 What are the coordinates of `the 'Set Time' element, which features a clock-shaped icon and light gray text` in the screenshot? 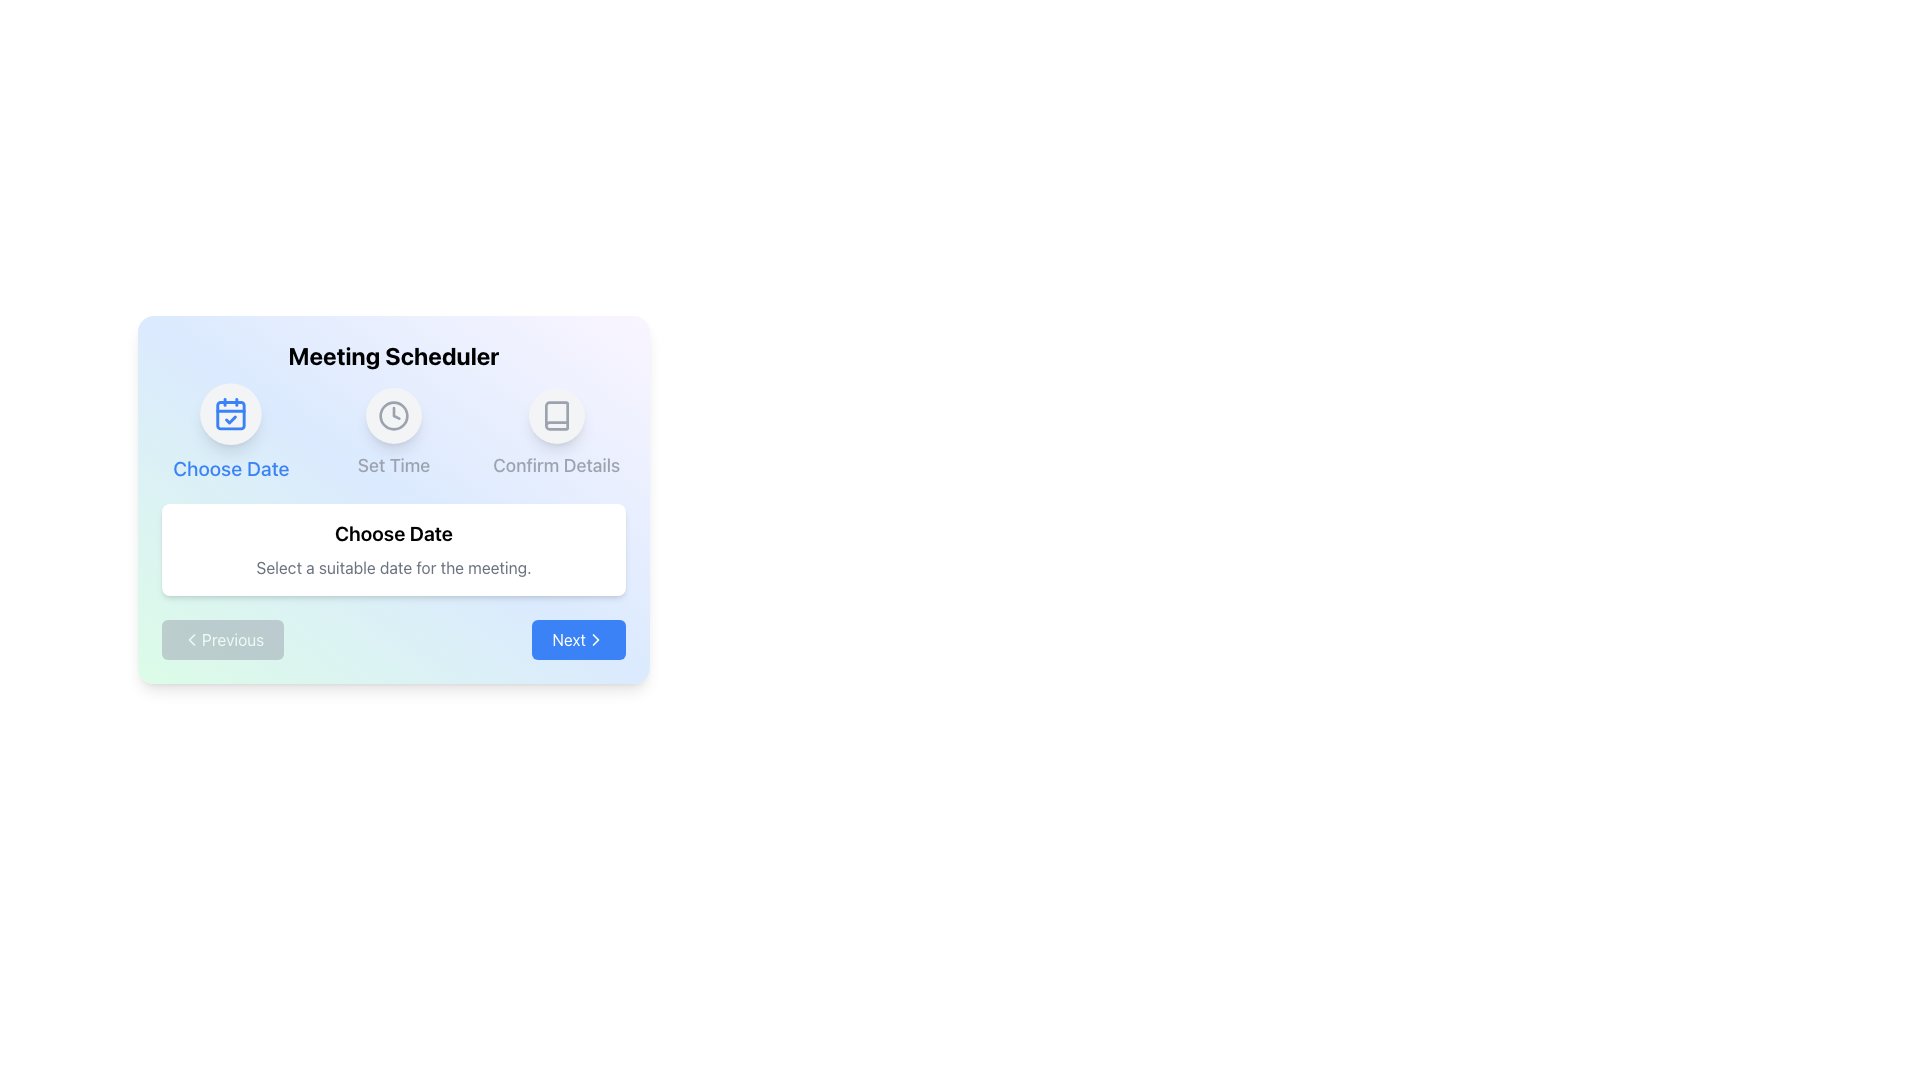 It's located at (393, 433).